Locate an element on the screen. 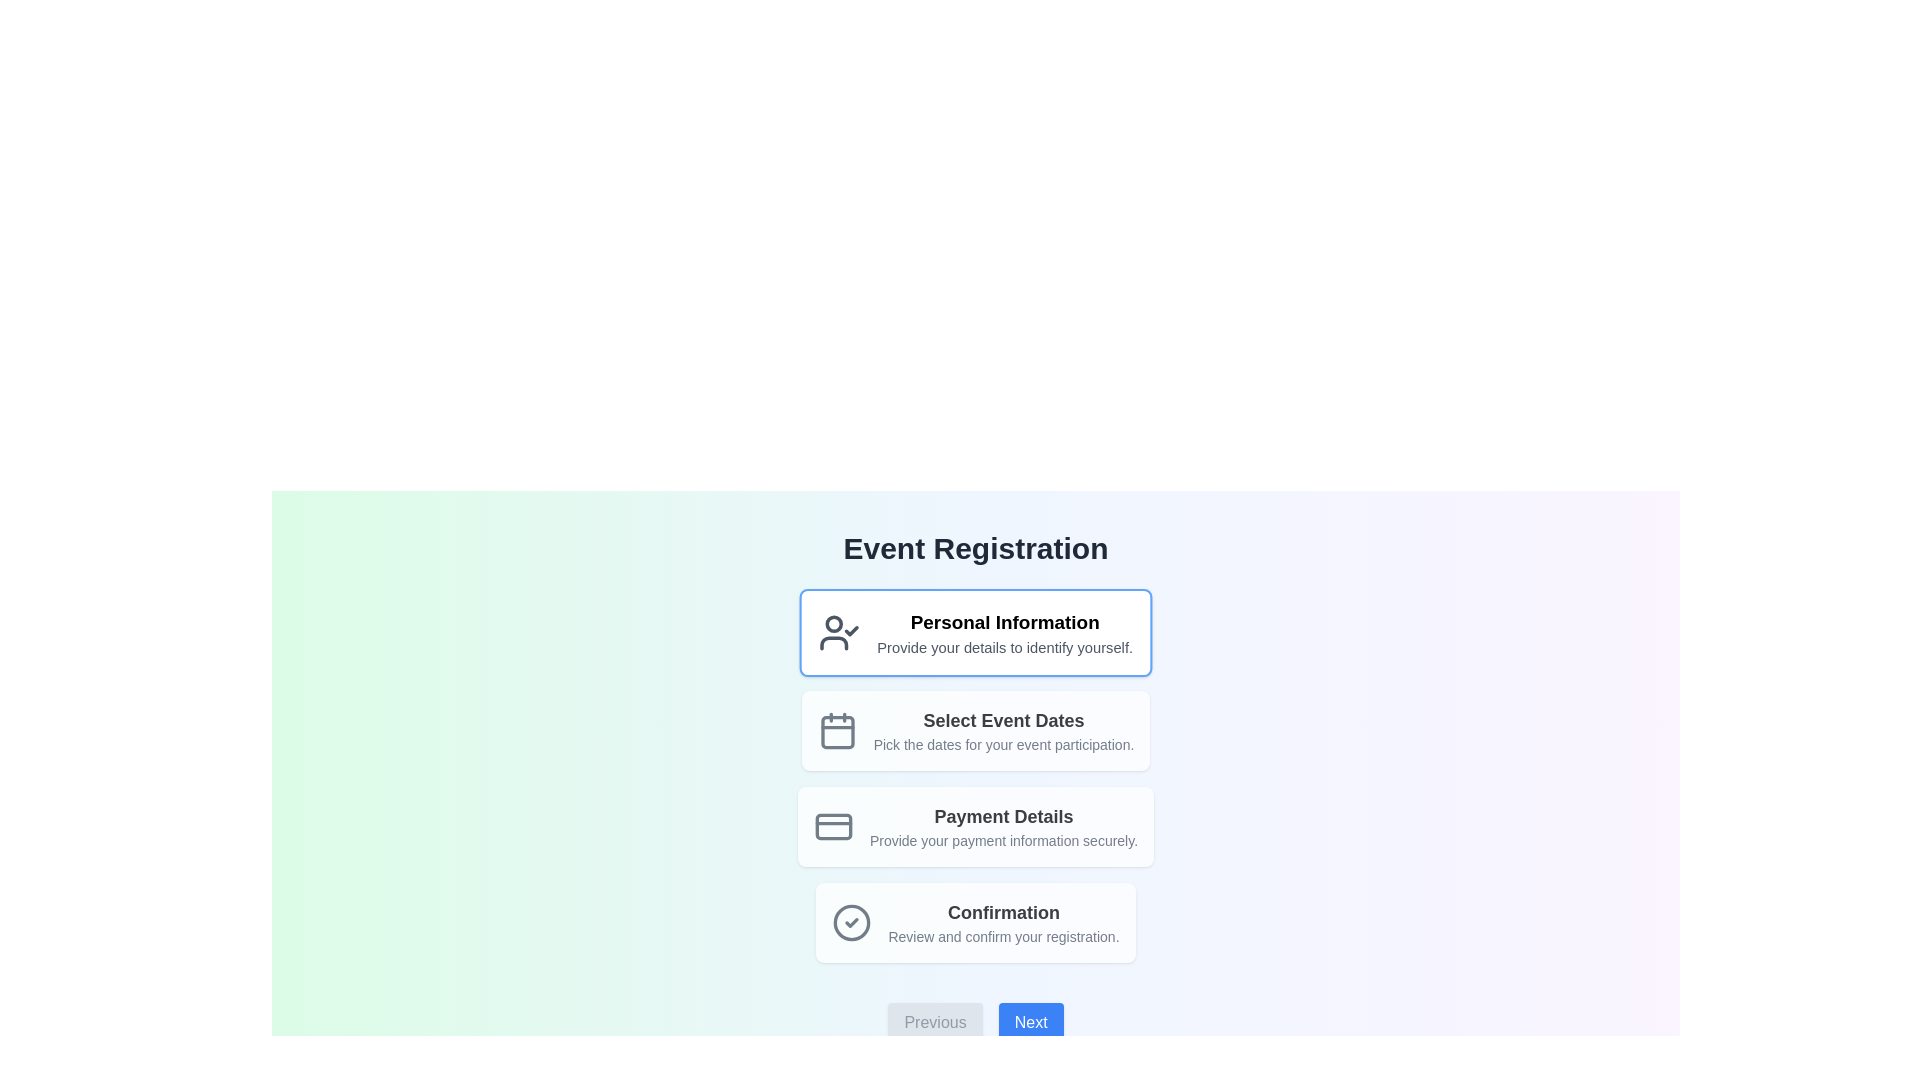  the 'Payment Details' icon, which is the first component within the third interactive card in a vertical sequence, aiding in user navigation is located at coordinates (833, 826).